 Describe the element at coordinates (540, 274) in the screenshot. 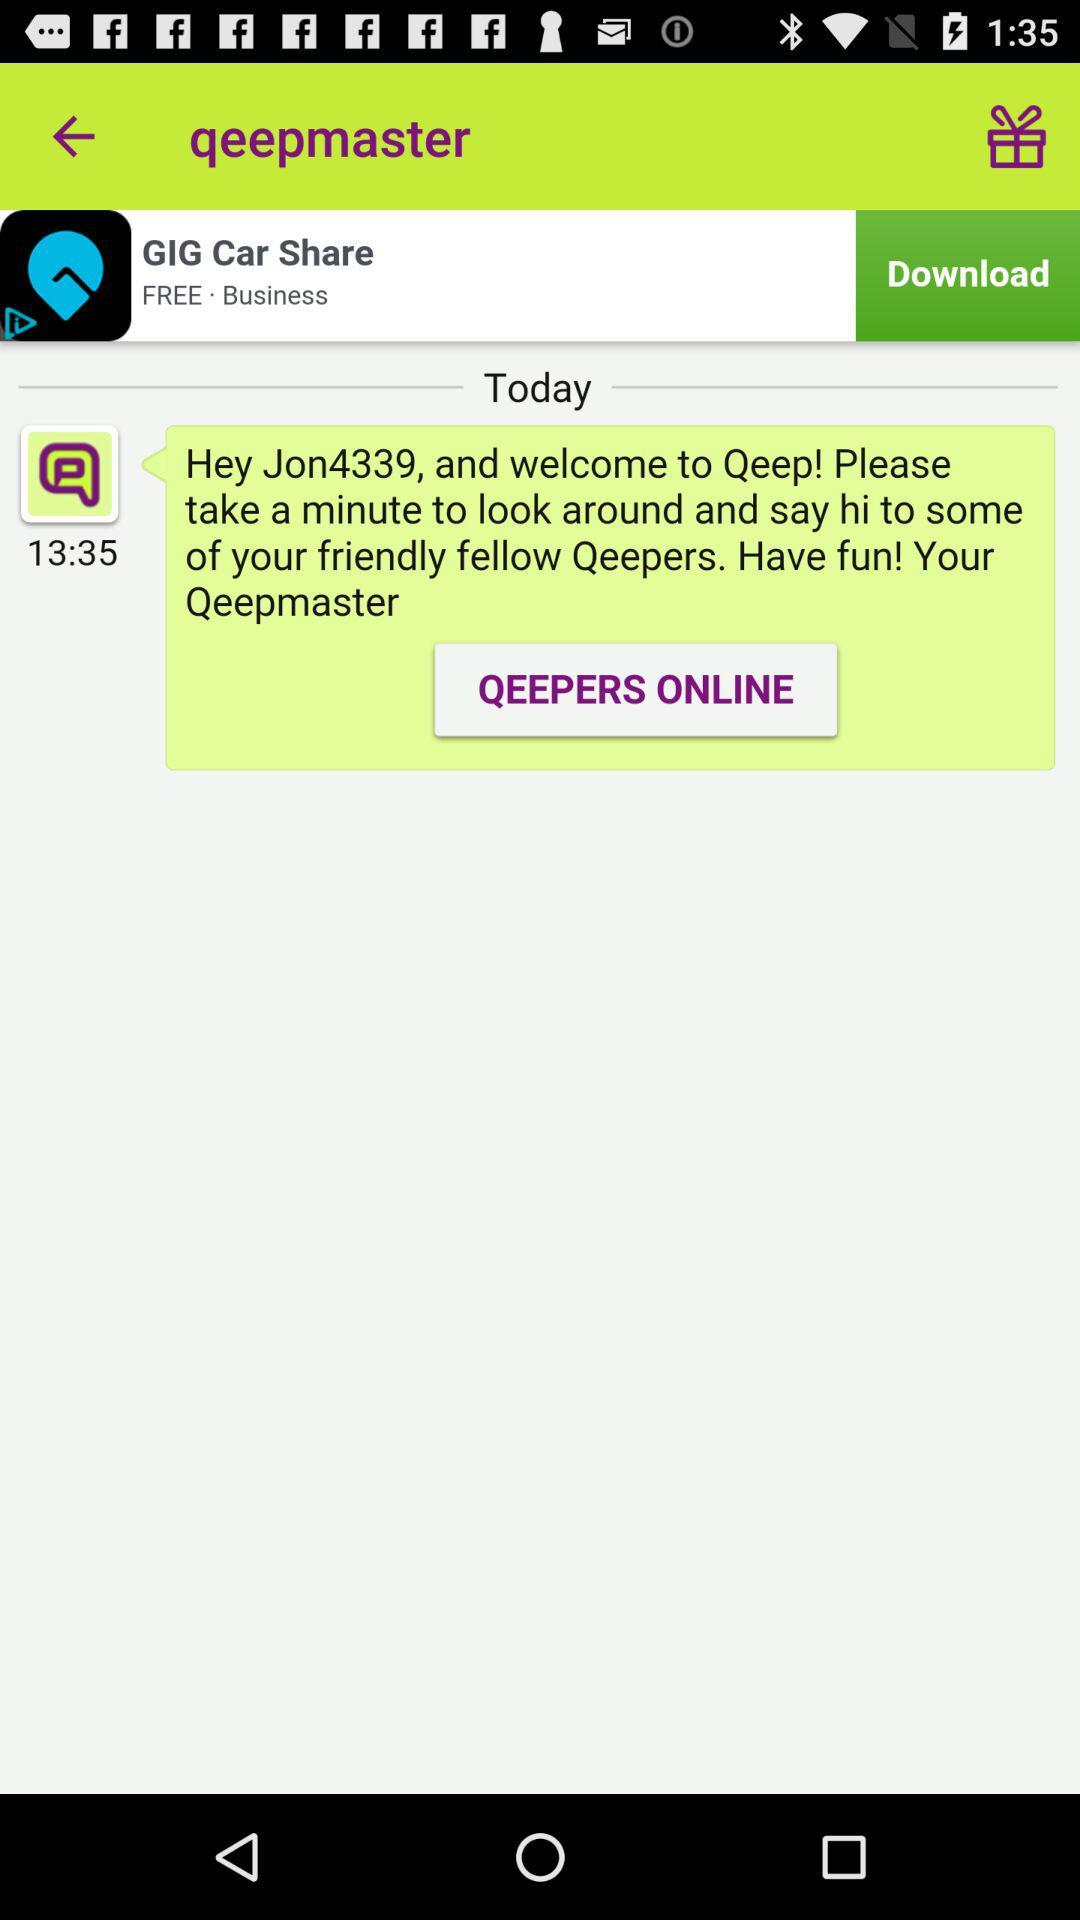

I see `launch advertisement link` at that location.